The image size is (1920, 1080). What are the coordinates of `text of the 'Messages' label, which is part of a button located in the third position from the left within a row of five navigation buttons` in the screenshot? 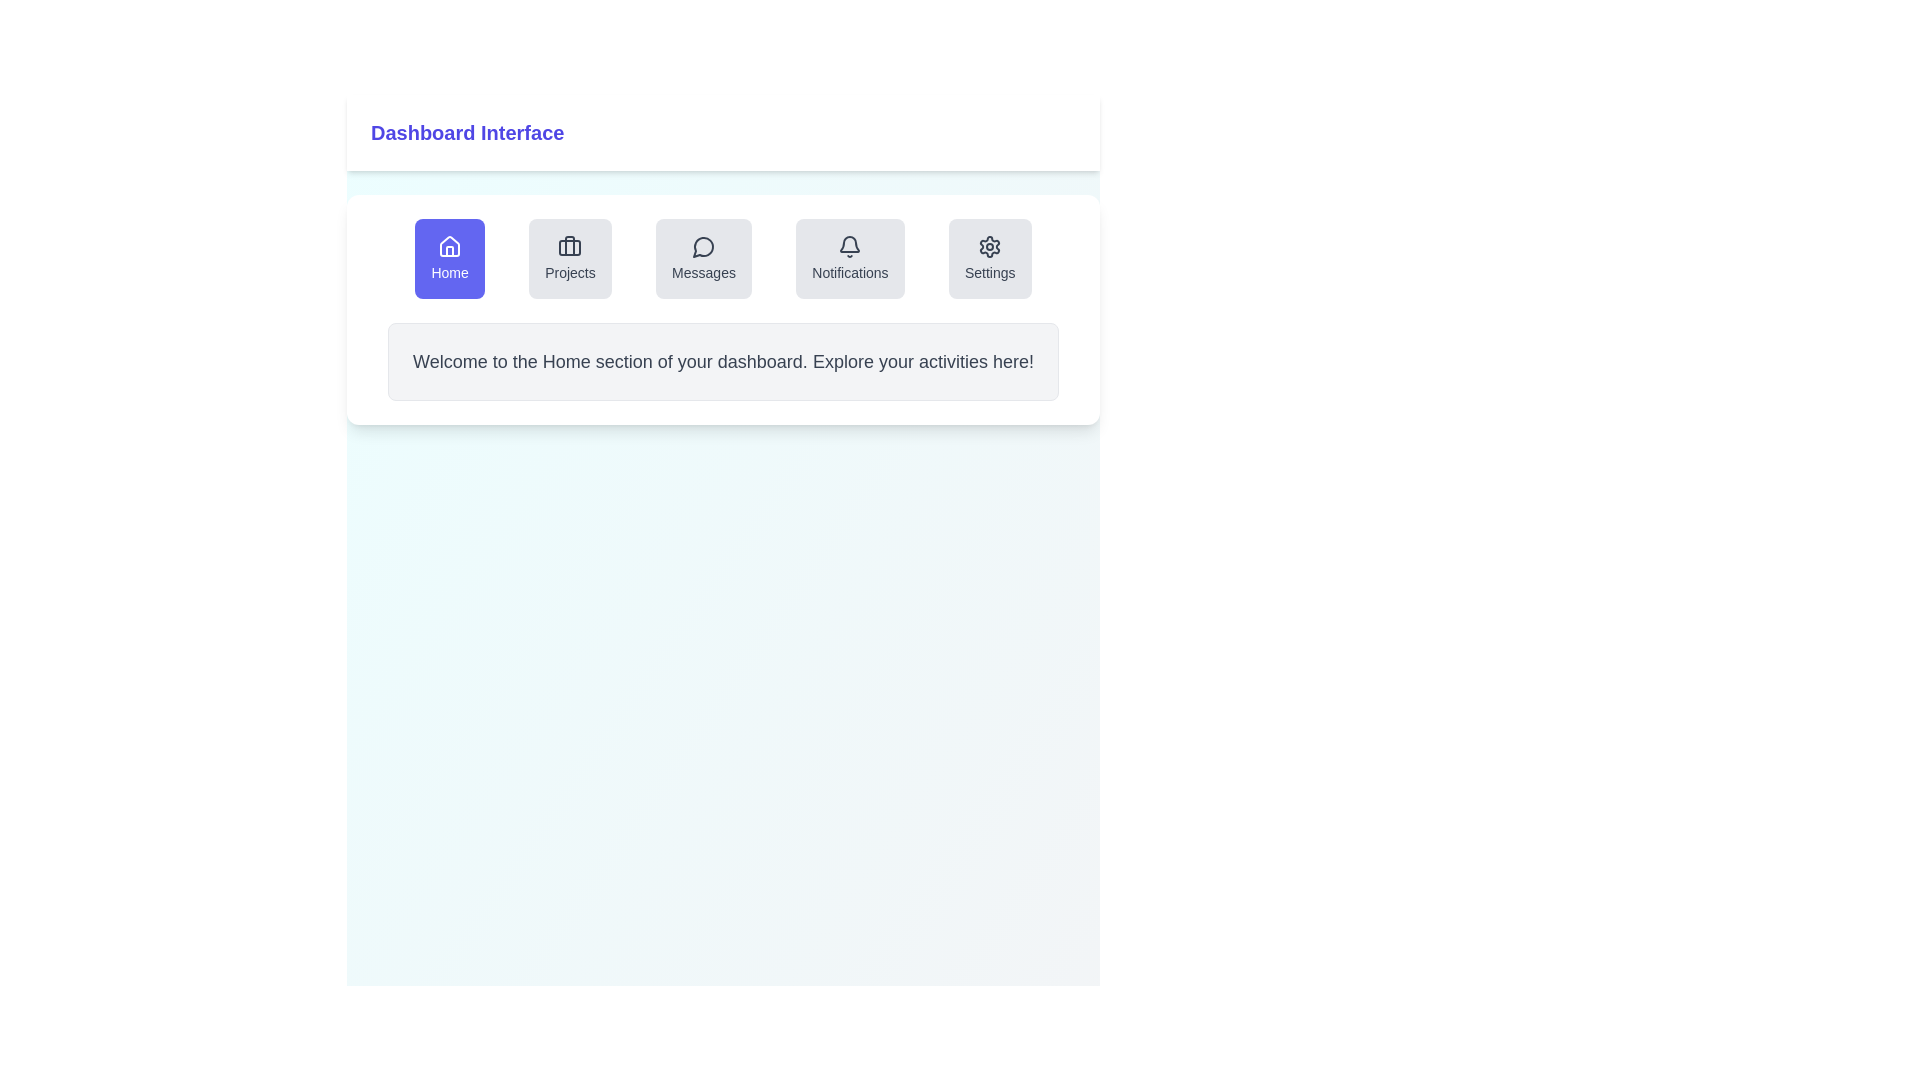 It's located at (704, 273).